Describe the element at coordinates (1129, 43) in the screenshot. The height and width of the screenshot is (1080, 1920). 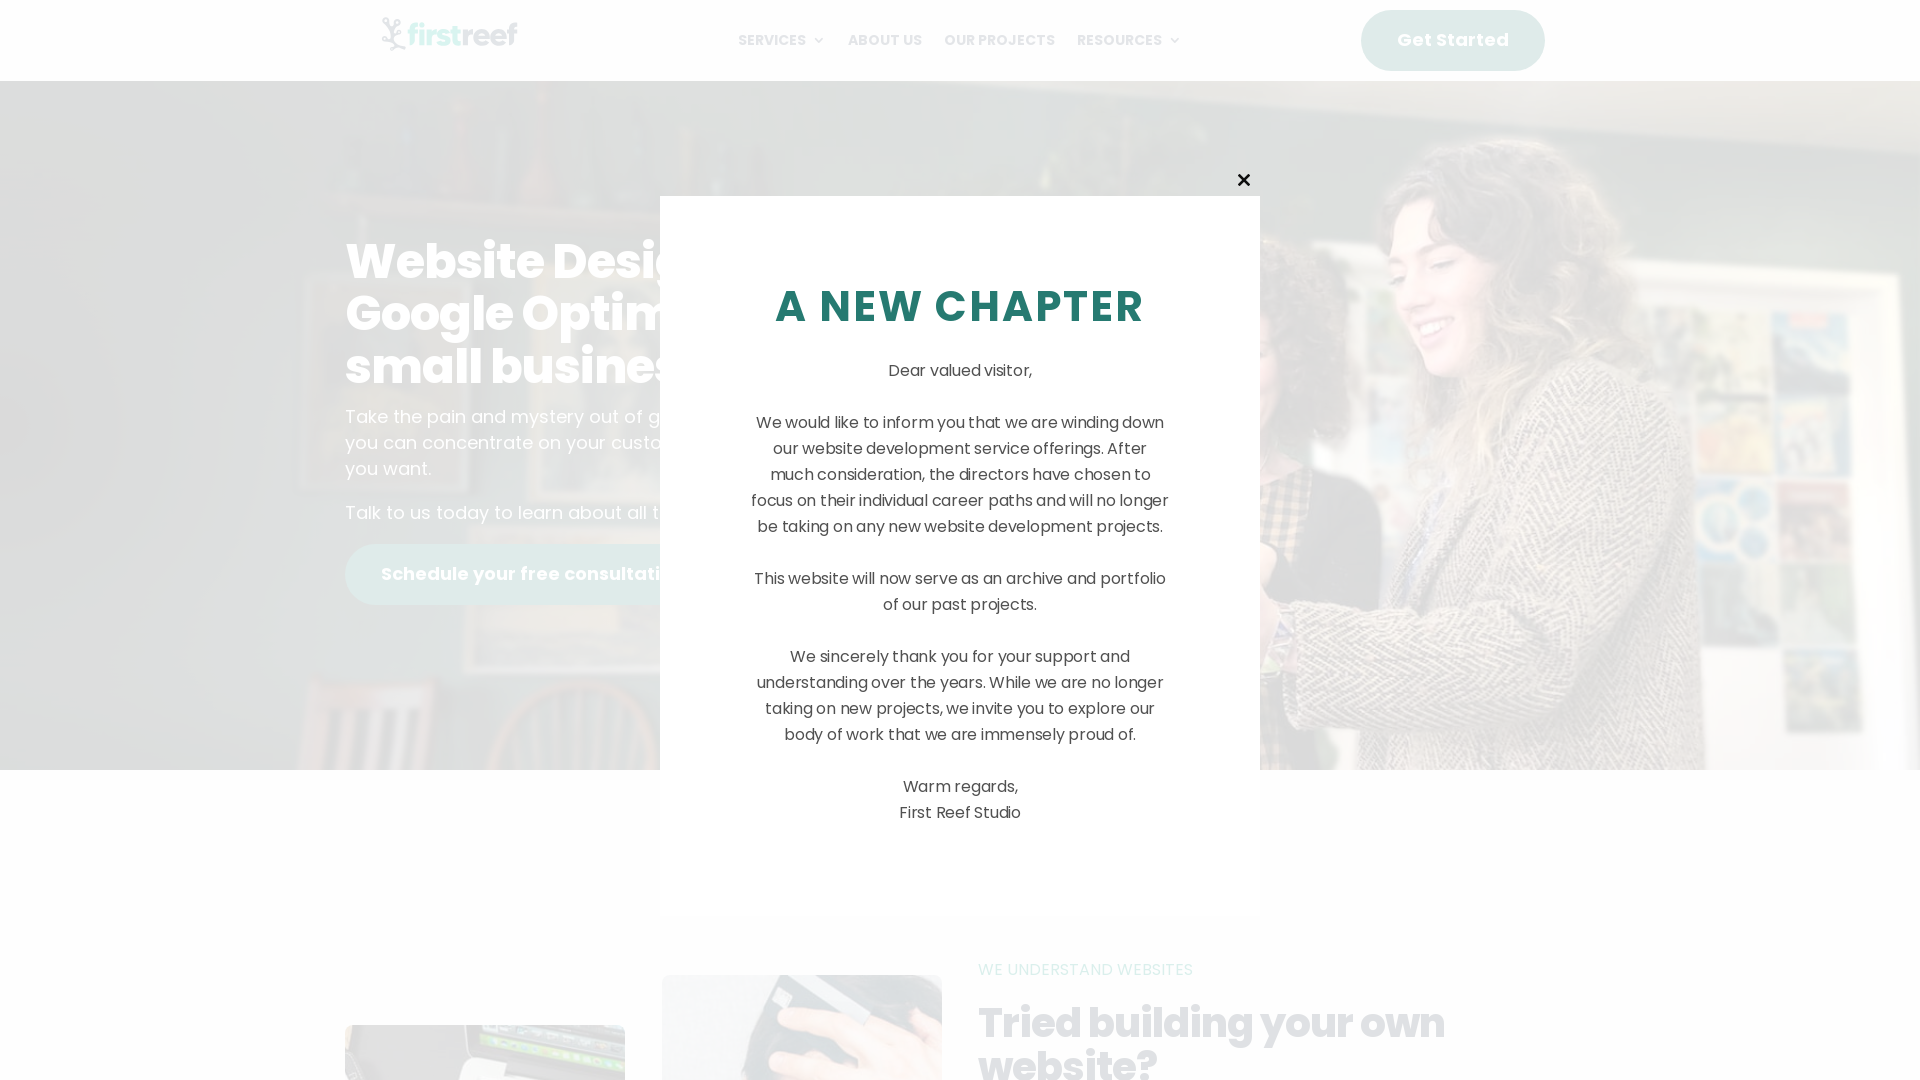
I see `'RESOURCES'` at that location.